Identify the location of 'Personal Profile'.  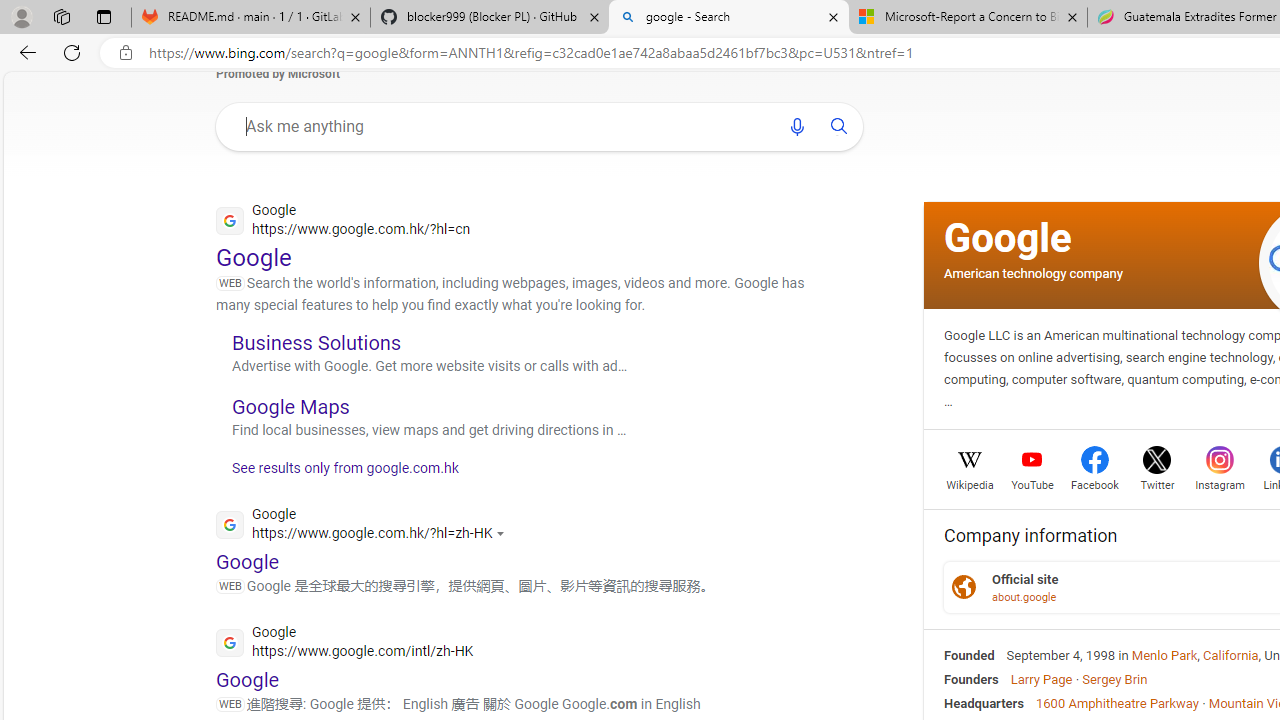
(21, 16).